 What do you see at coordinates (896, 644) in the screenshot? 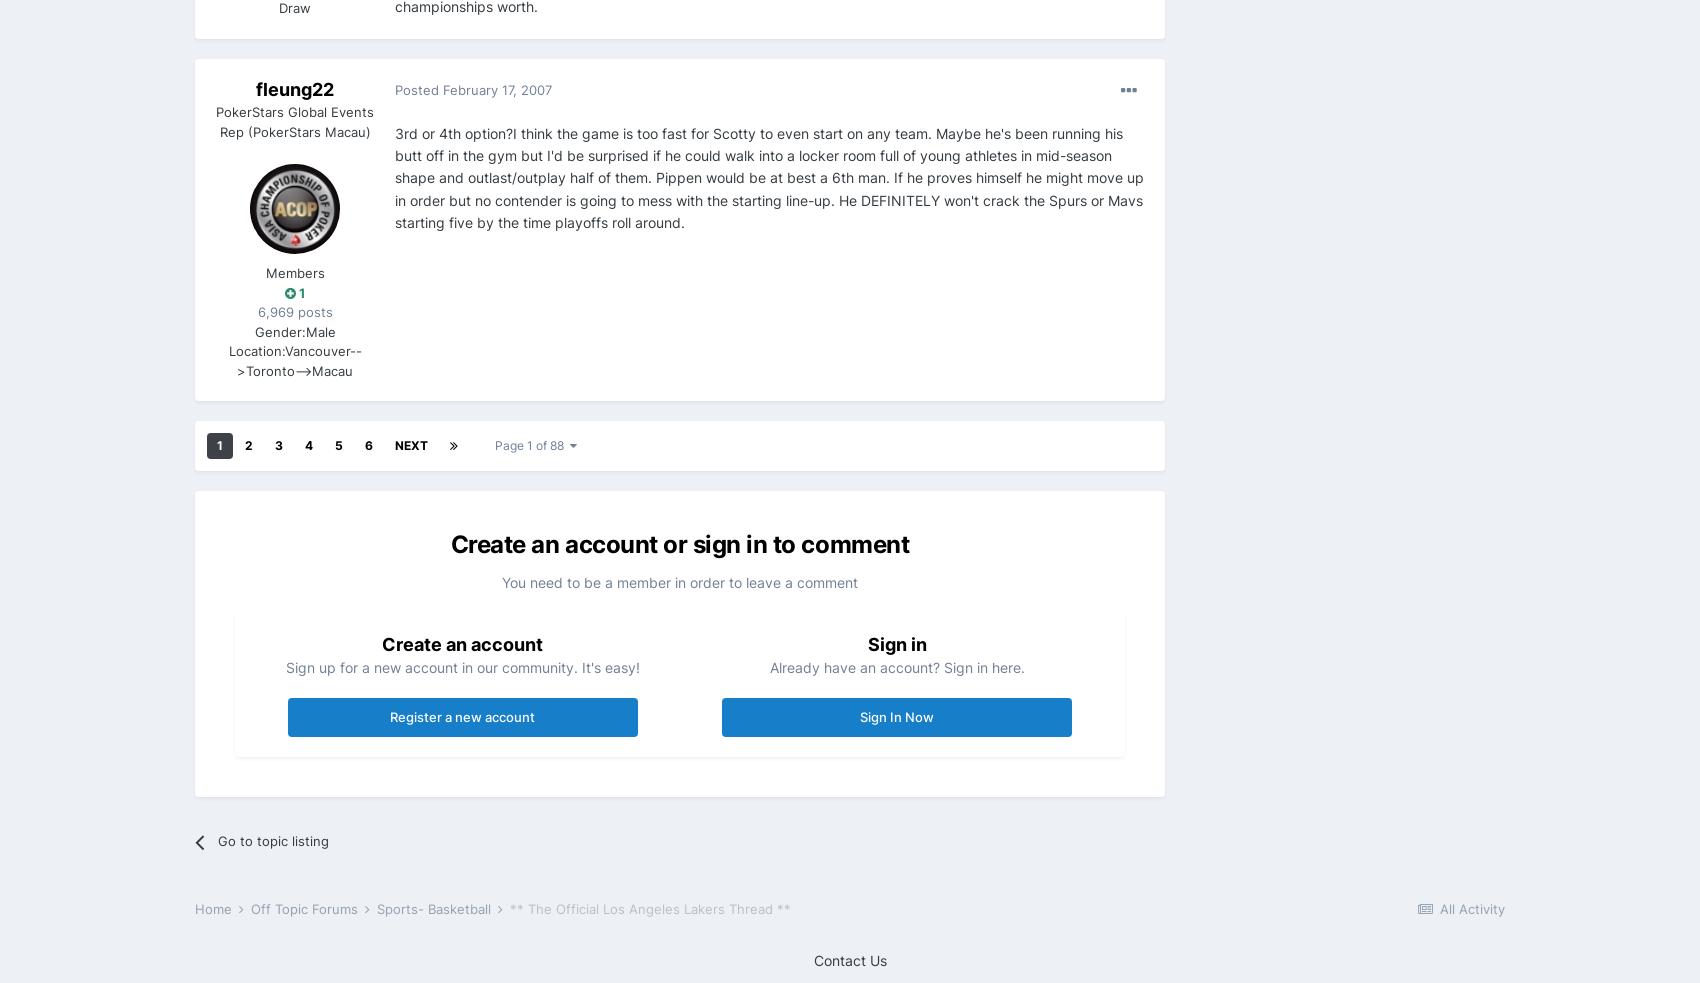
I see `'Sign in'` at bounding box center [896, 644].